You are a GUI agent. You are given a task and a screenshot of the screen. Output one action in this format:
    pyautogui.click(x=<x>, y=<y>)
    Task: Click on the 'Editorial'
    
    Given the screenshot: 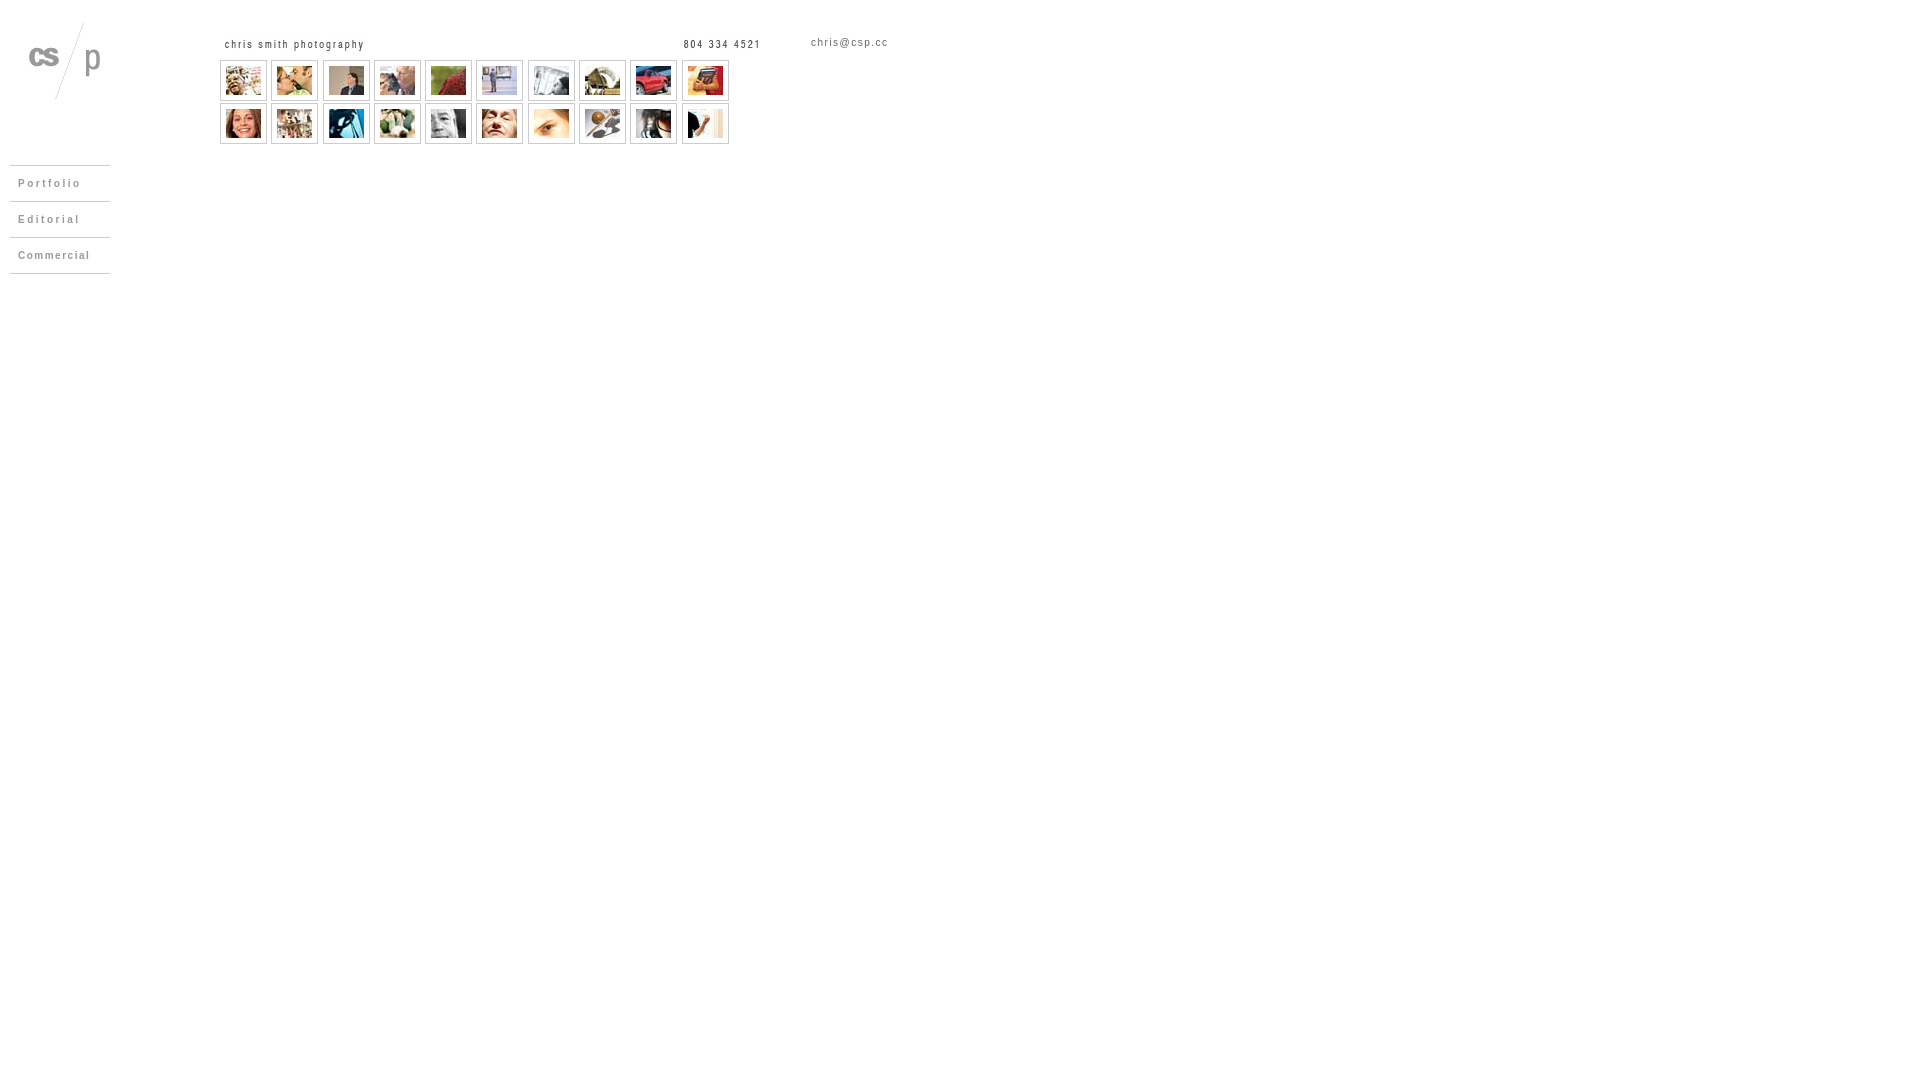 What is the action you would take?
    pyautogui.click(x=63, y=219)
    